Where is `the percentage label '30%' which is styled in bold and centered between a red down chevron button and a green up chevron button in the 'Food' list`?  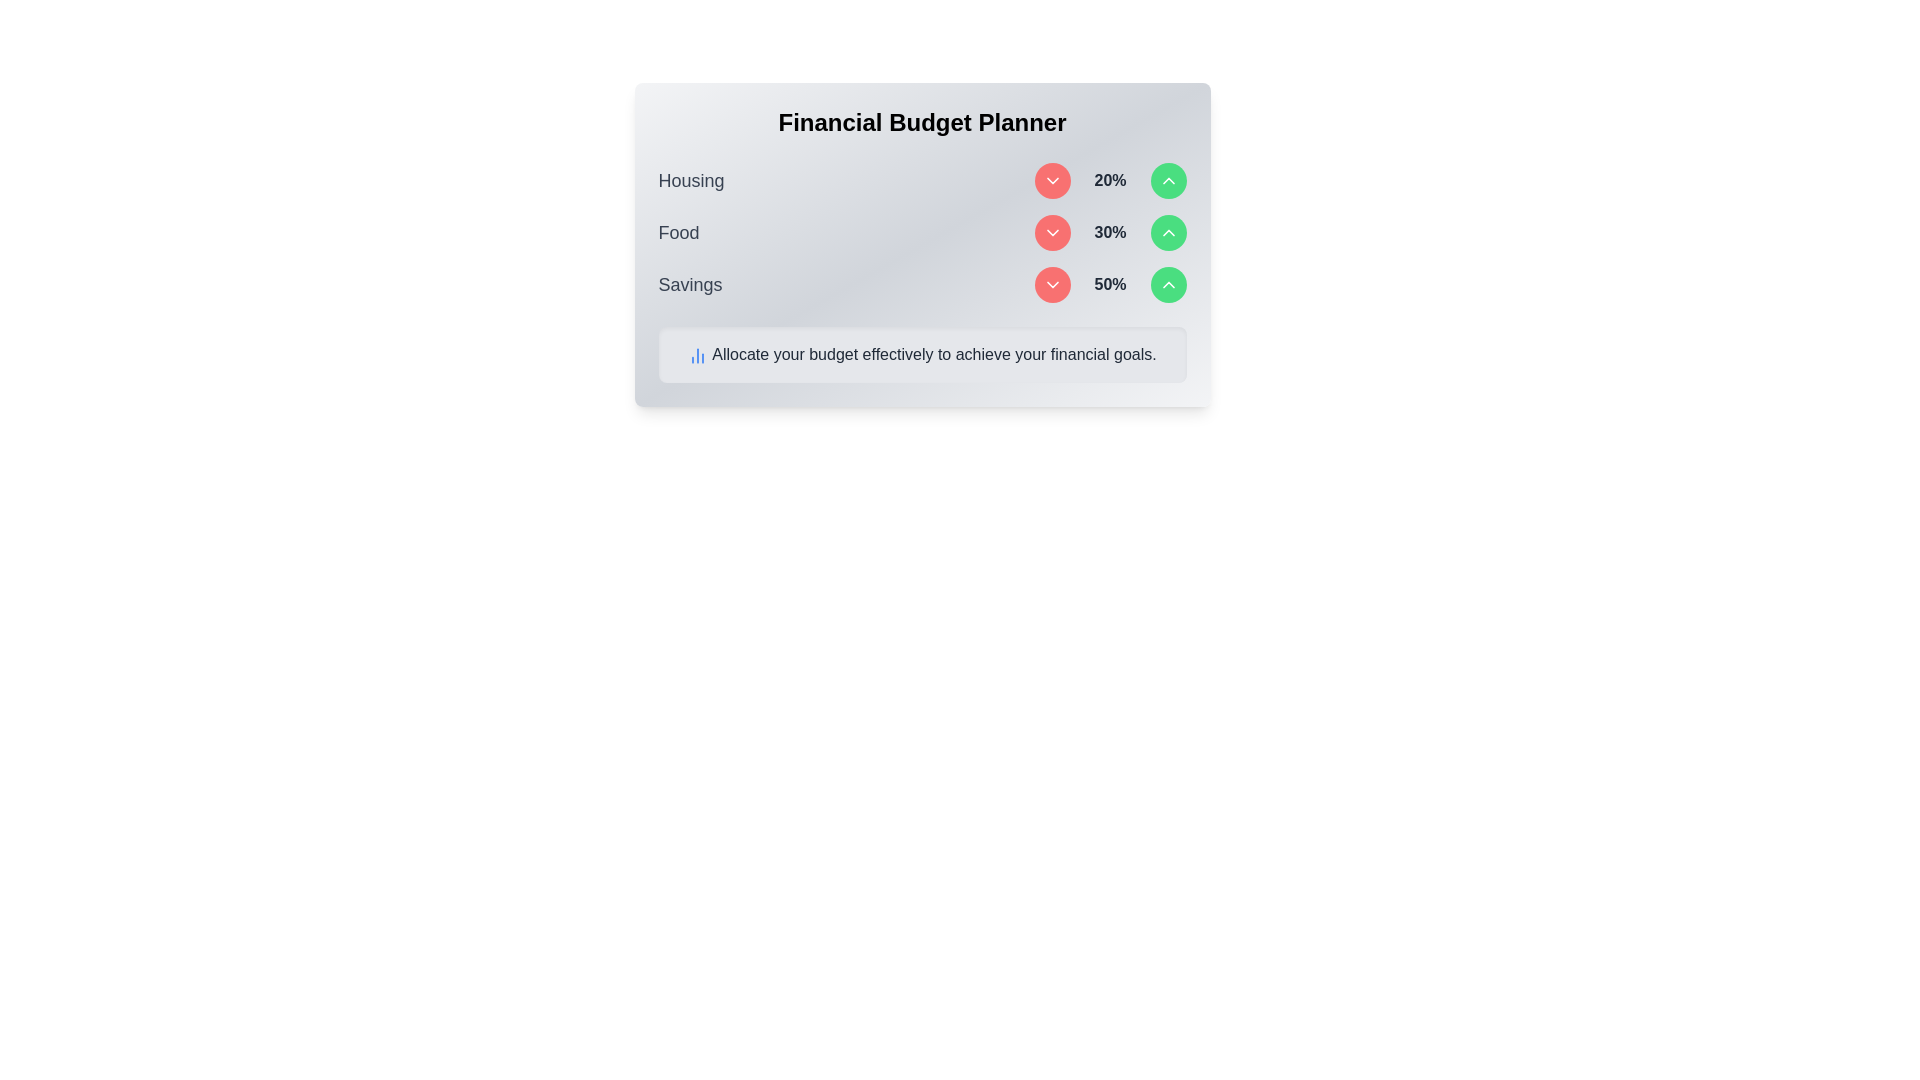
the percentage label '30%' which is styled in bold and centered between a red down chevron button and a green up chevron button in the 'Food' list is located at coordinates (1109, 231).